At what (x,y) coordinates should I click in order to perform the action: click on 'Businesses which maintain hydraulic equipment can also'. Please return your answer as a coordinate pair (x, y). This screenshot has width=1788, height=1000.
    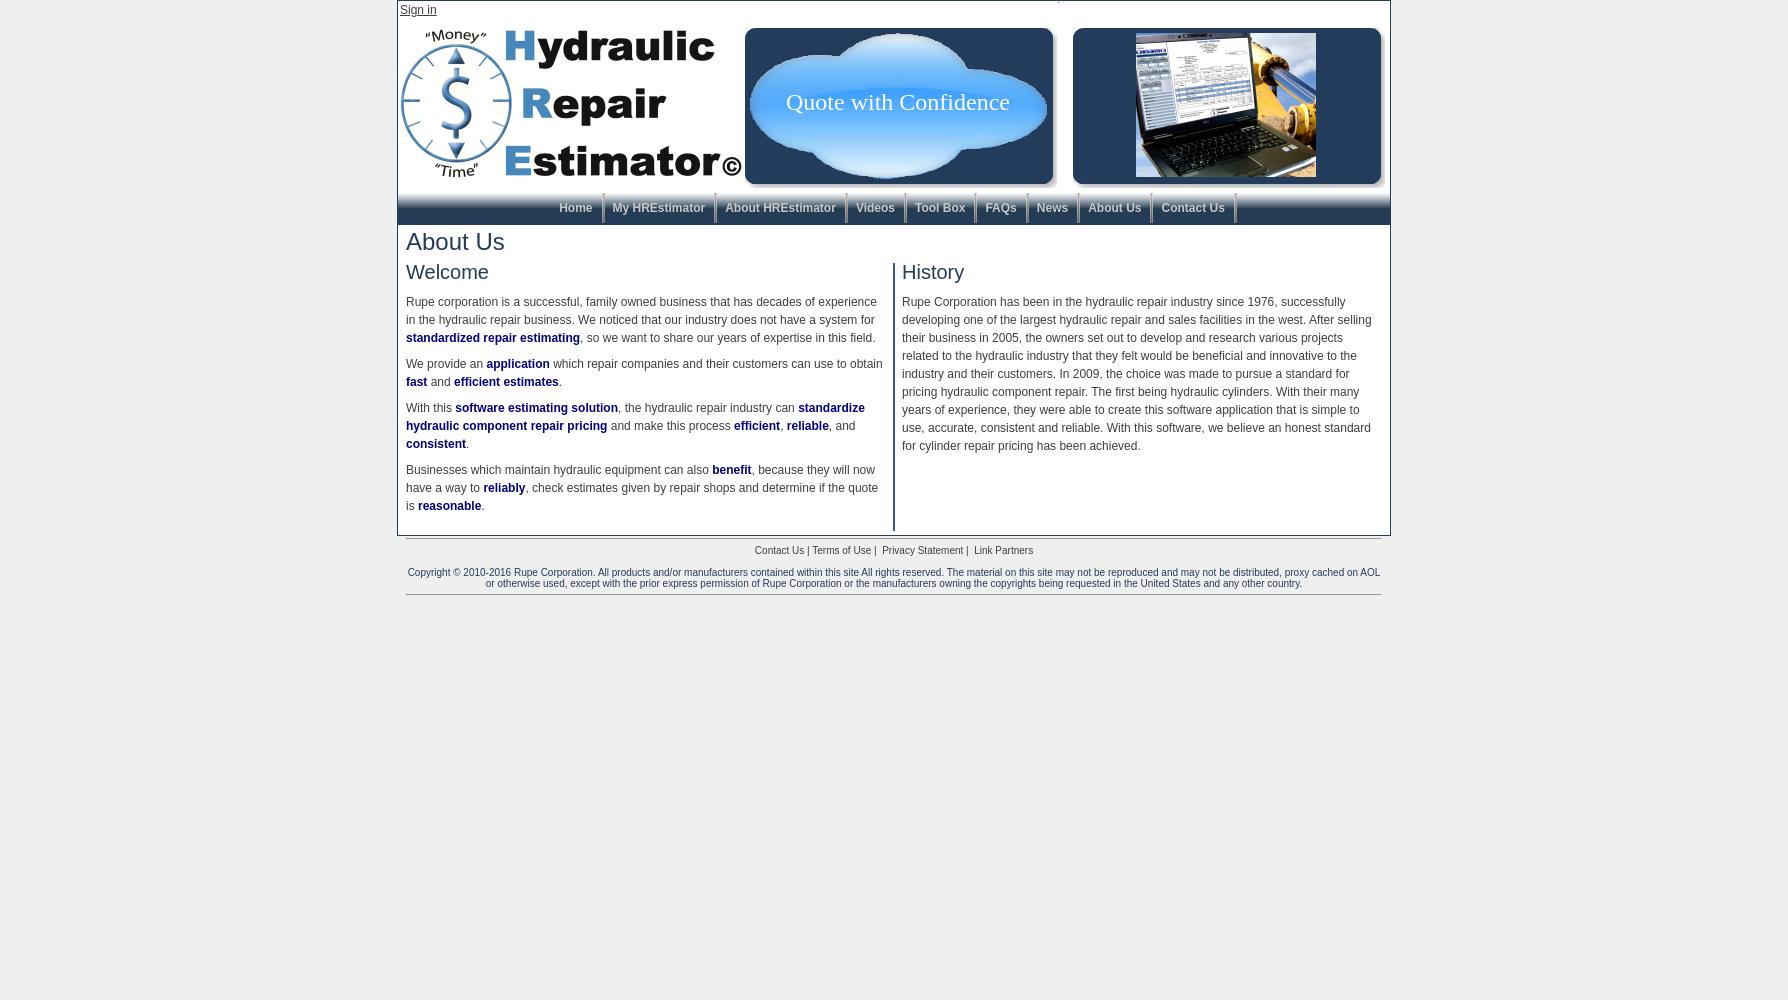
    Looking at the image, I should click on (558, 469).